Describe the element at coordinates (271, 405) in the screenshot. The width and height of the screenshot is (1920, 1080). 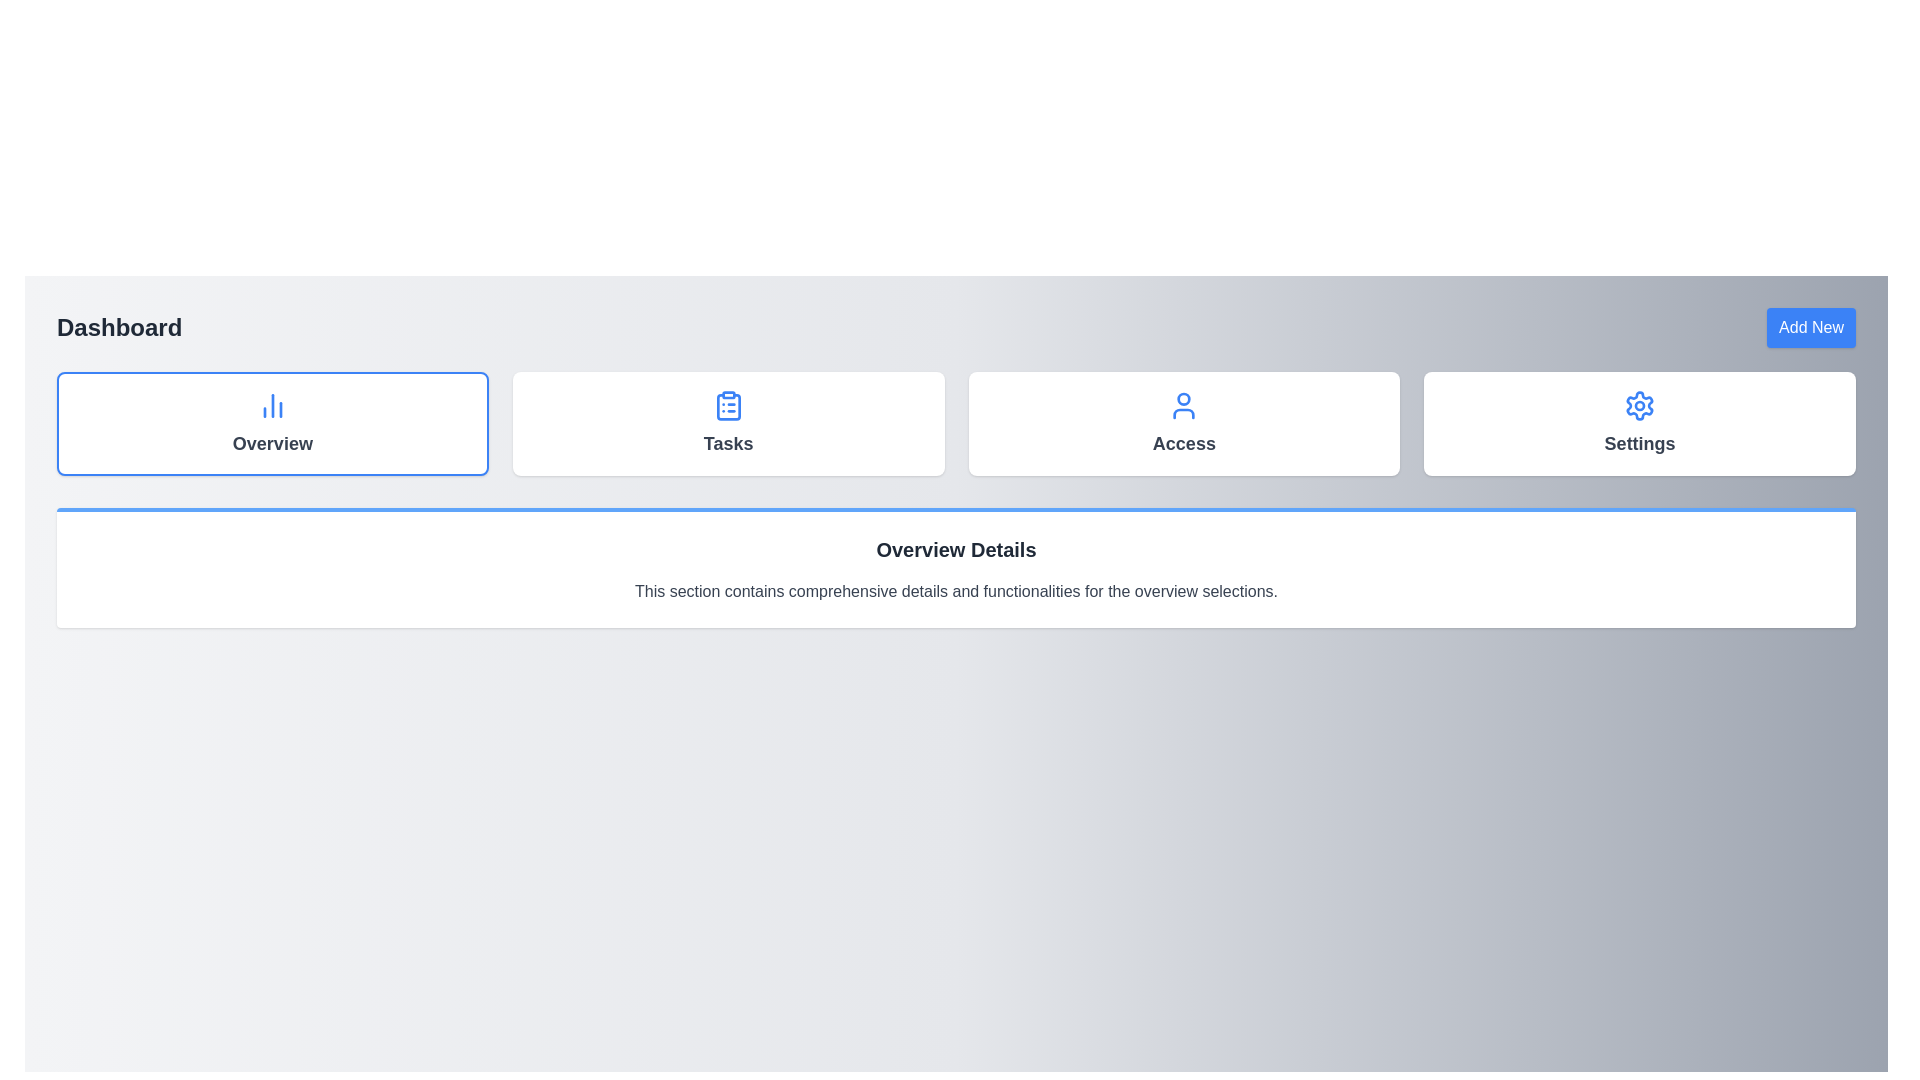
I see `the icon representing the 'Overview' section` at that location.